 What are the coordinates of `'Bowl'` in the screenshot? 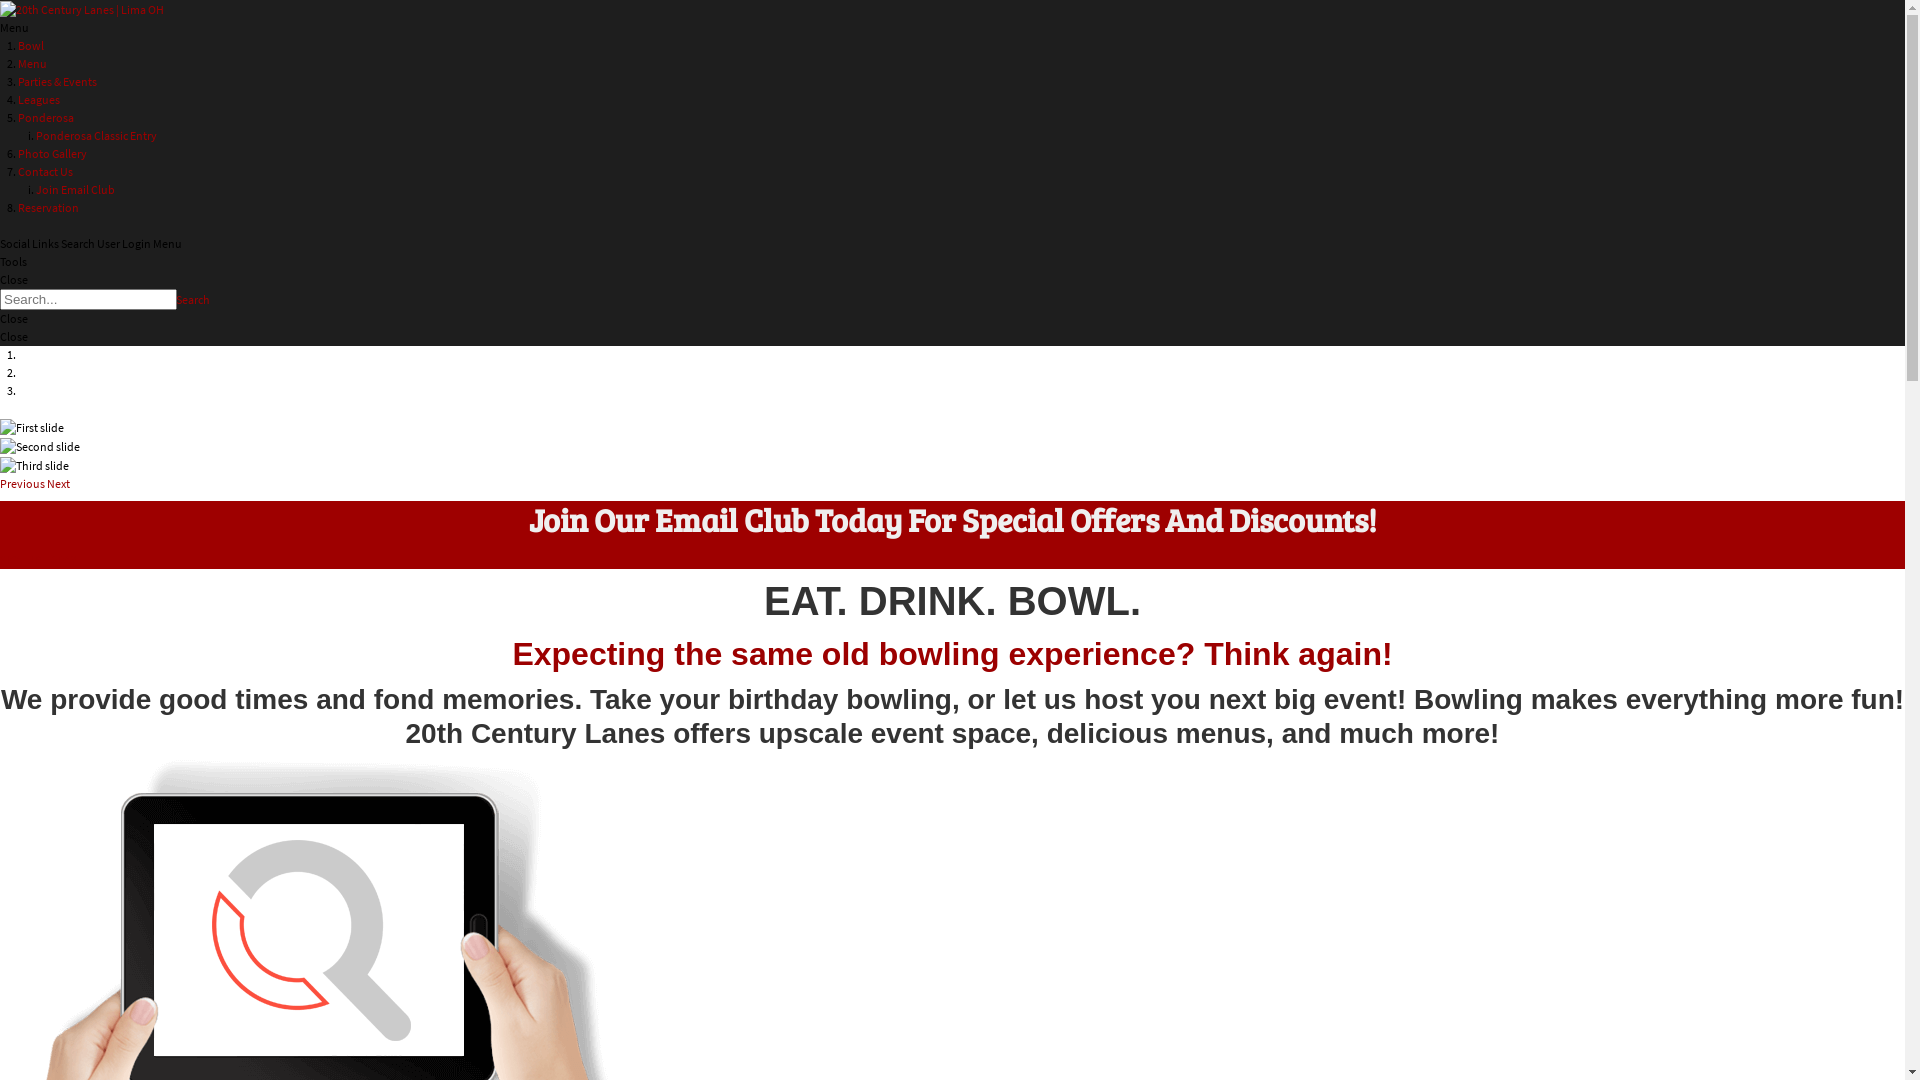 It's located at (30, 45).